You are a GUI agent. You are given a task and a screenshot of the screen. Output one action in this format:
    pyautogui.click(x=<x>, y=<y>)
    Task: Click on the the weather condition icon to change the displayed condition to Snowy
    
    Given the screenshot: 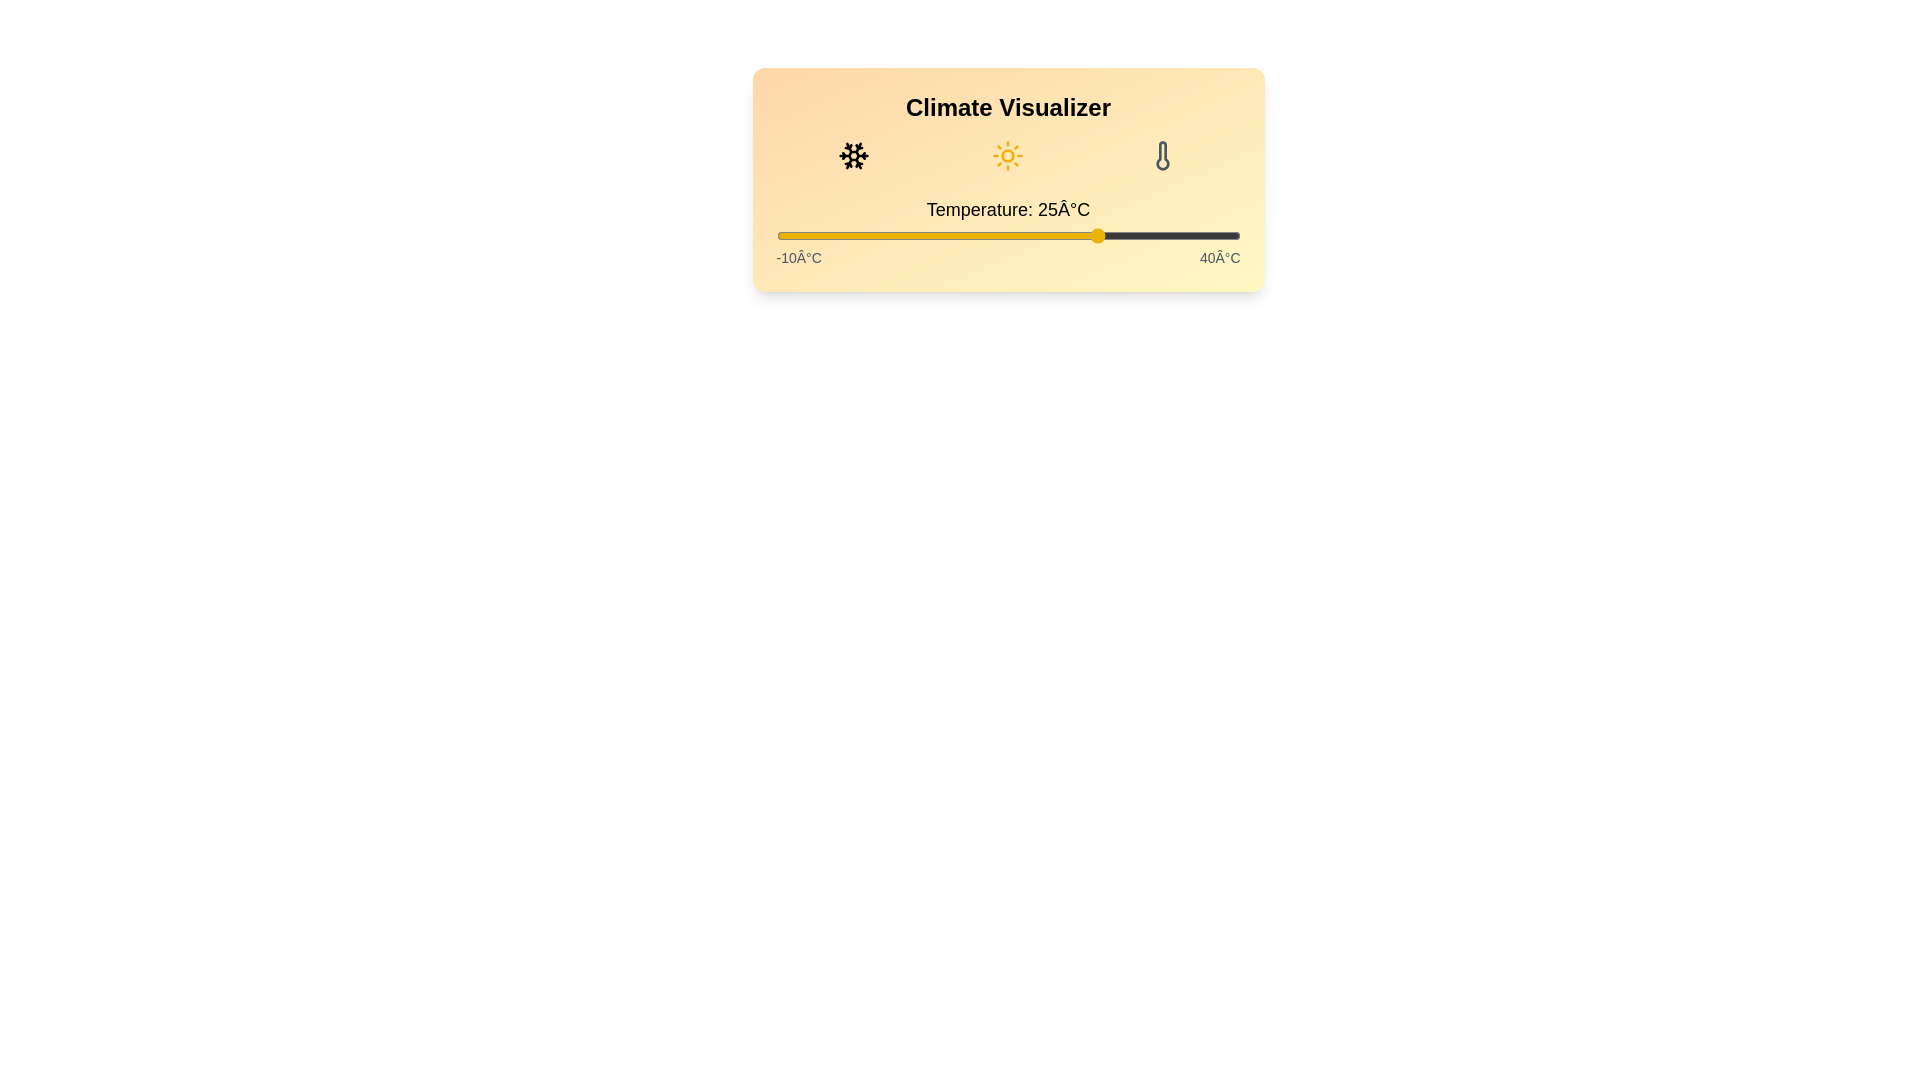 What is the action you would take?
    pyautogui.click(x=853, y=154)
    